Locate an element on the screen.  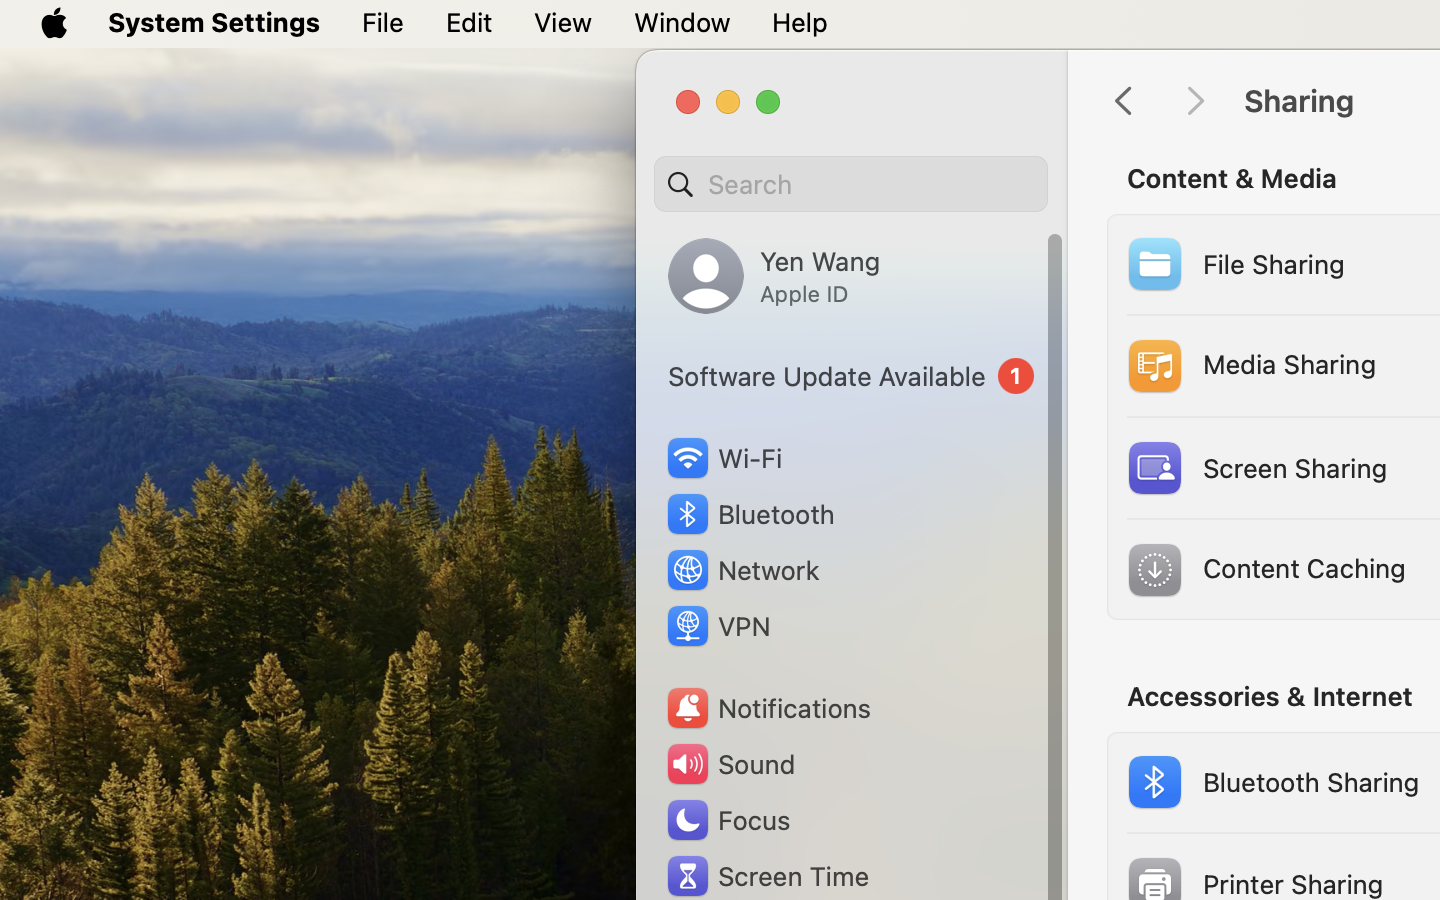
'Screen Sharing' is located at coordinates (1252, 467).